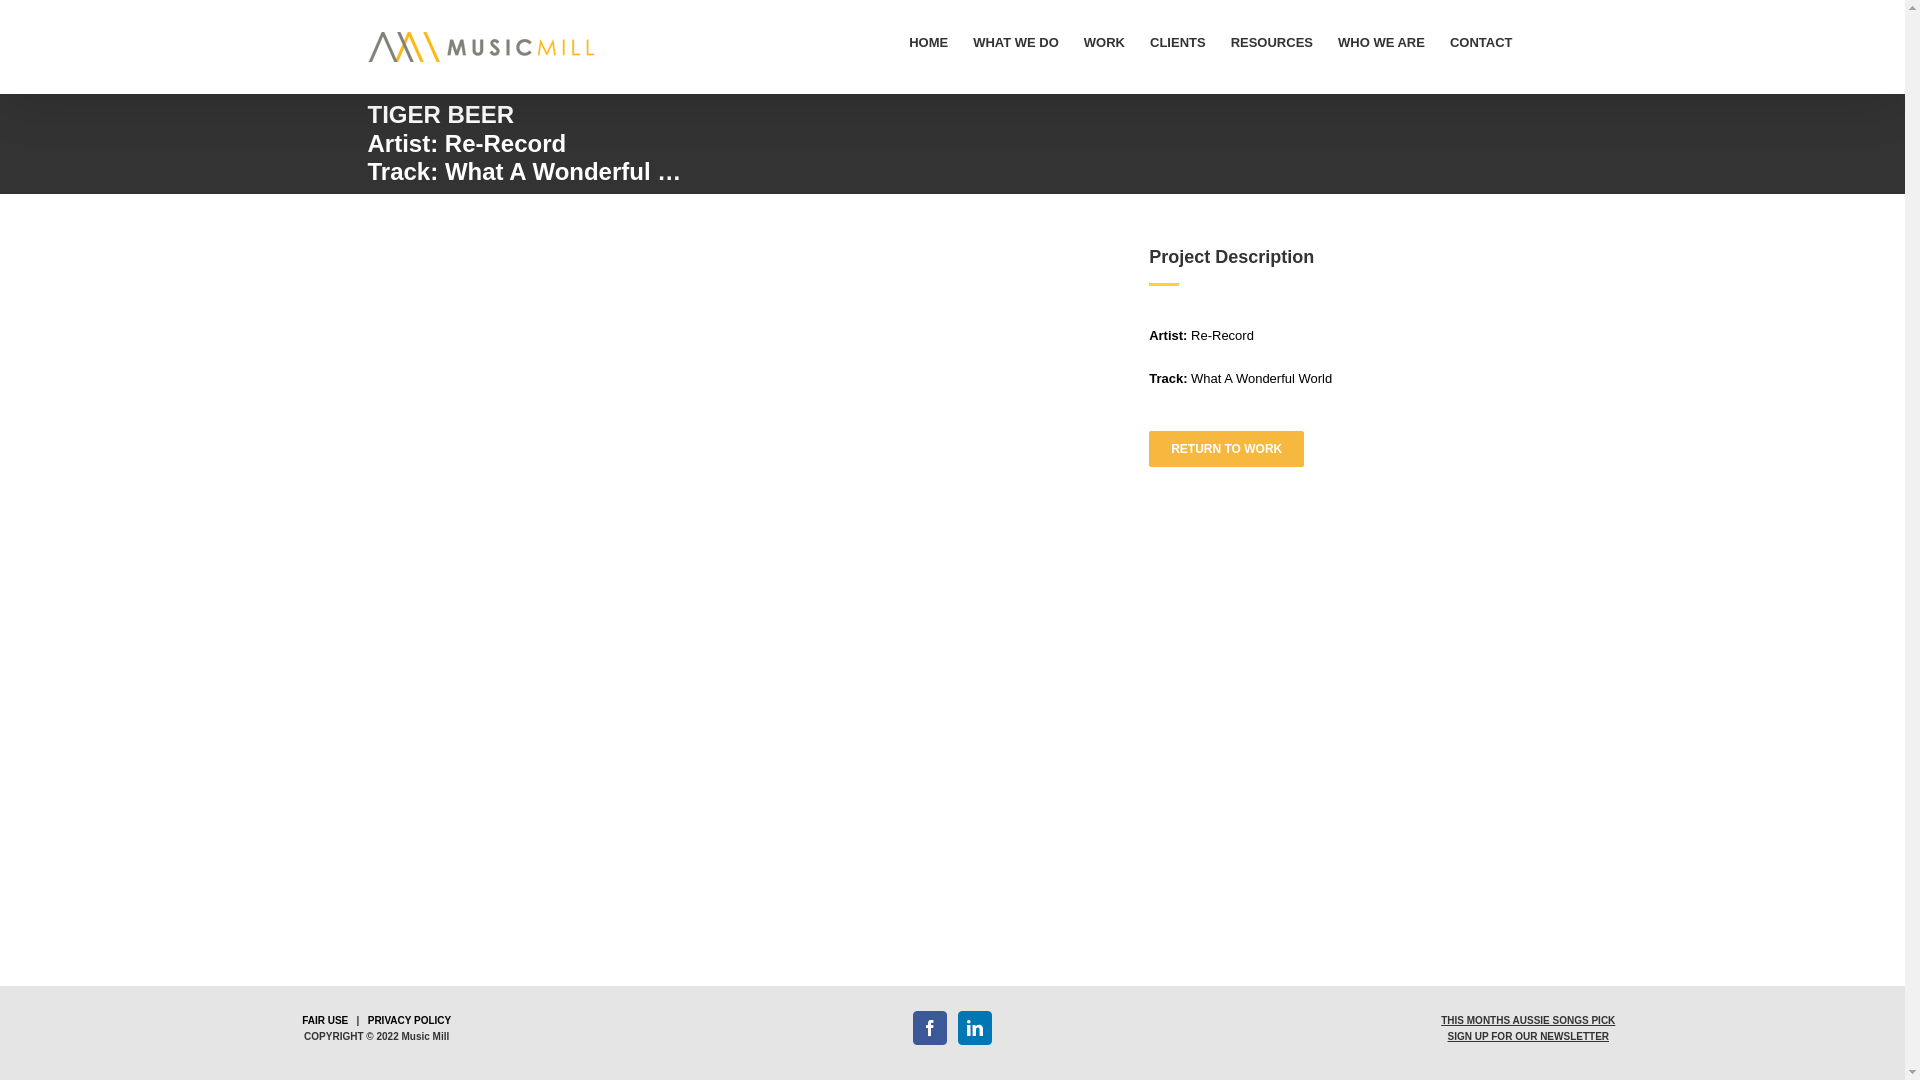  Describe the element at coordinates (736, 455) in the screenshot. I see `'YouTube video player 1'` at that location.